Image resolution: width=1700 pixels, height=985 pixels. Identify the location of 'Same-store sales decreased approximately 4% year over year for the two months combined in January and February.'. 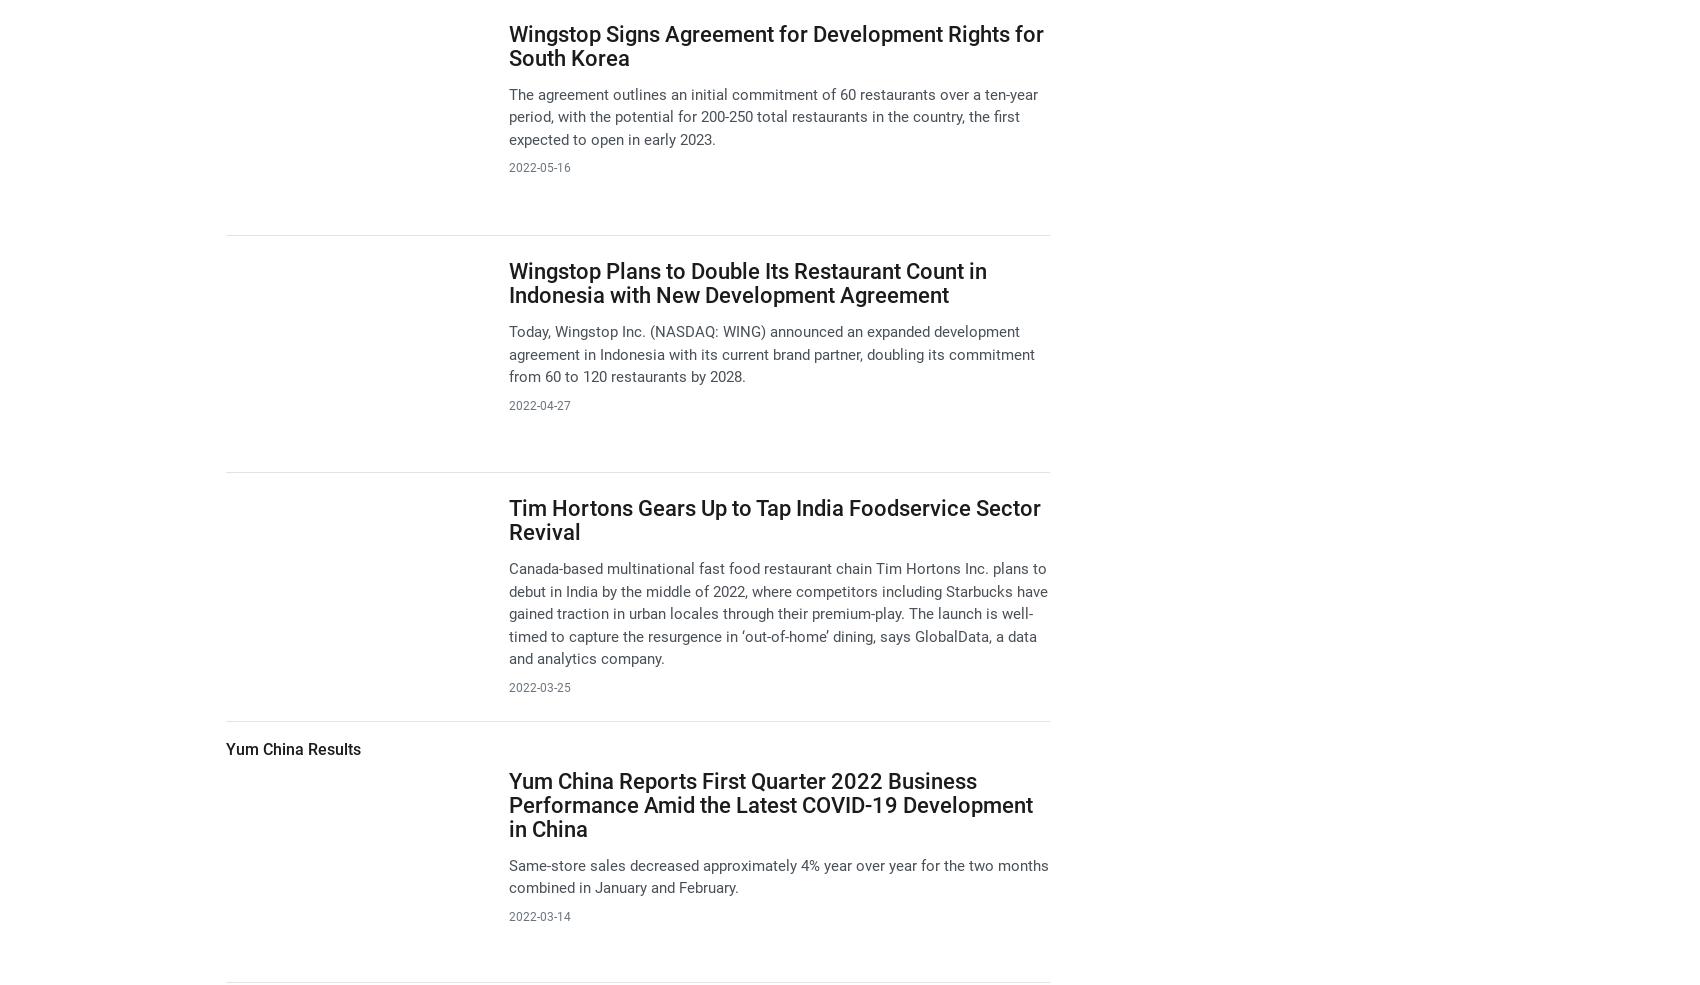
(776, 875).